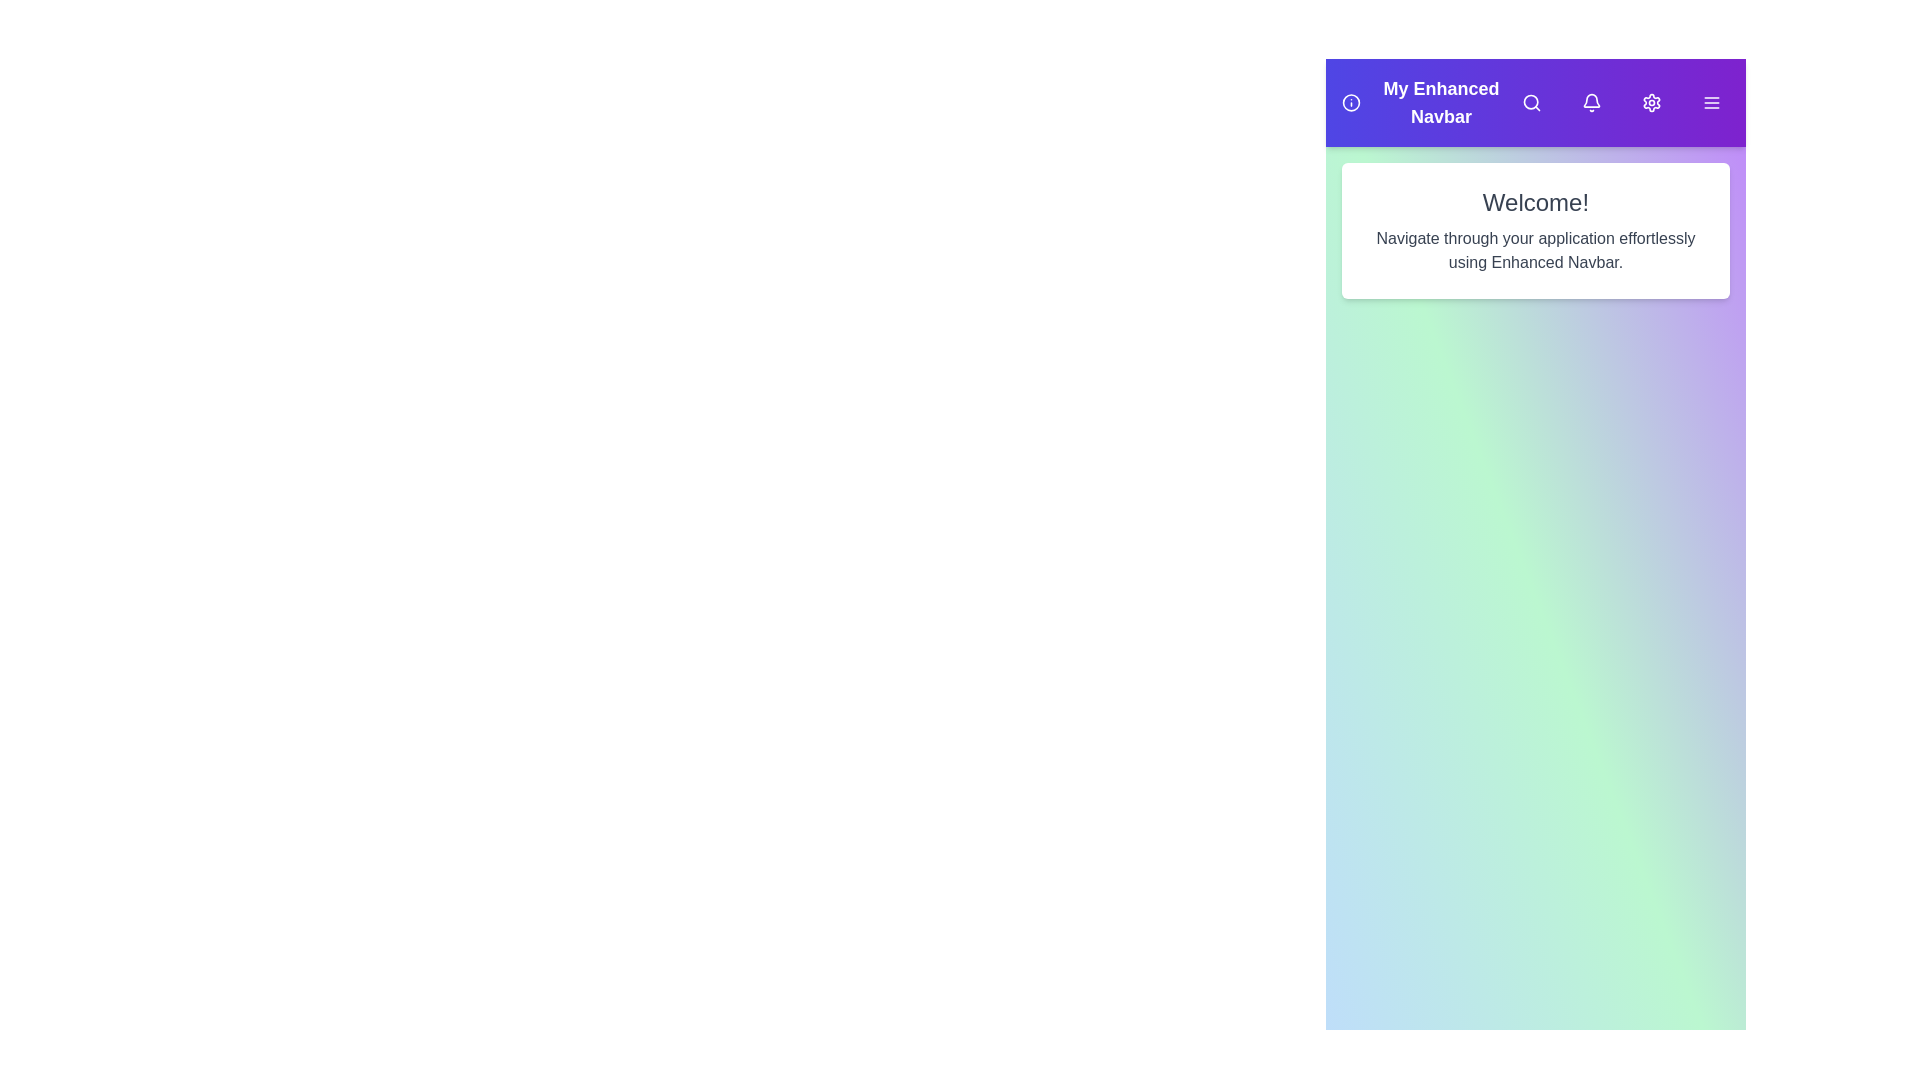 This screenshot has width=1920, height=1080. What do you see at coordinates (1711, 103) in the screenshot?
I see `the menu button to toggle the sidebar` at bounding box center [1711, 103].